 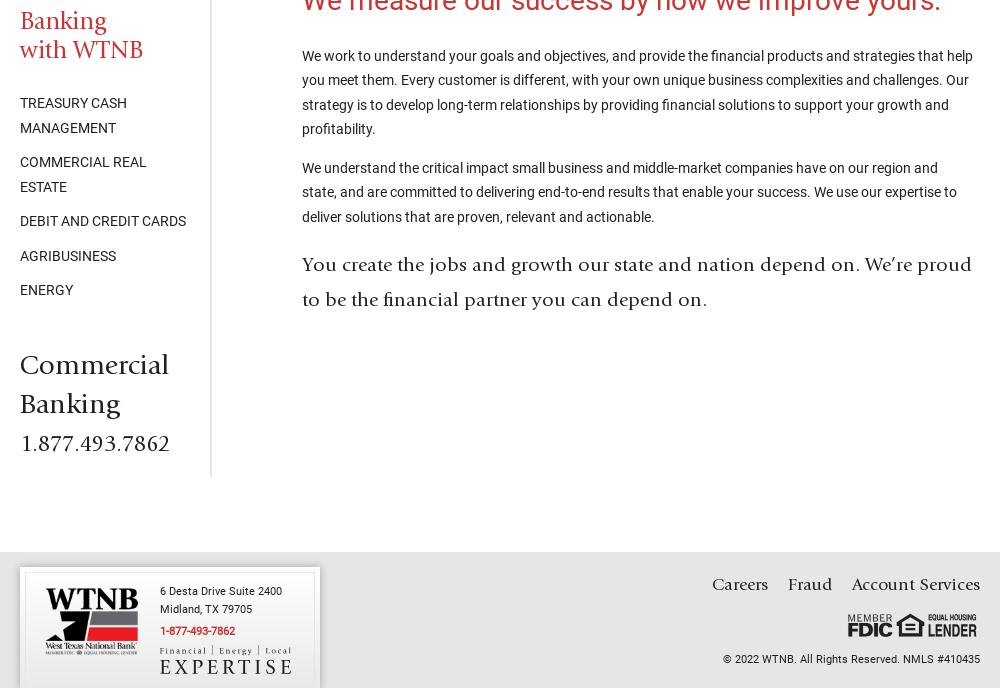 What do you see at coordinates (302, 281) in the screenshot?
I see `'You create the jobs and growth our state and nation depend on. We’re proud to be the financial partner you can depend on.'` at bounding box center [302, 281].